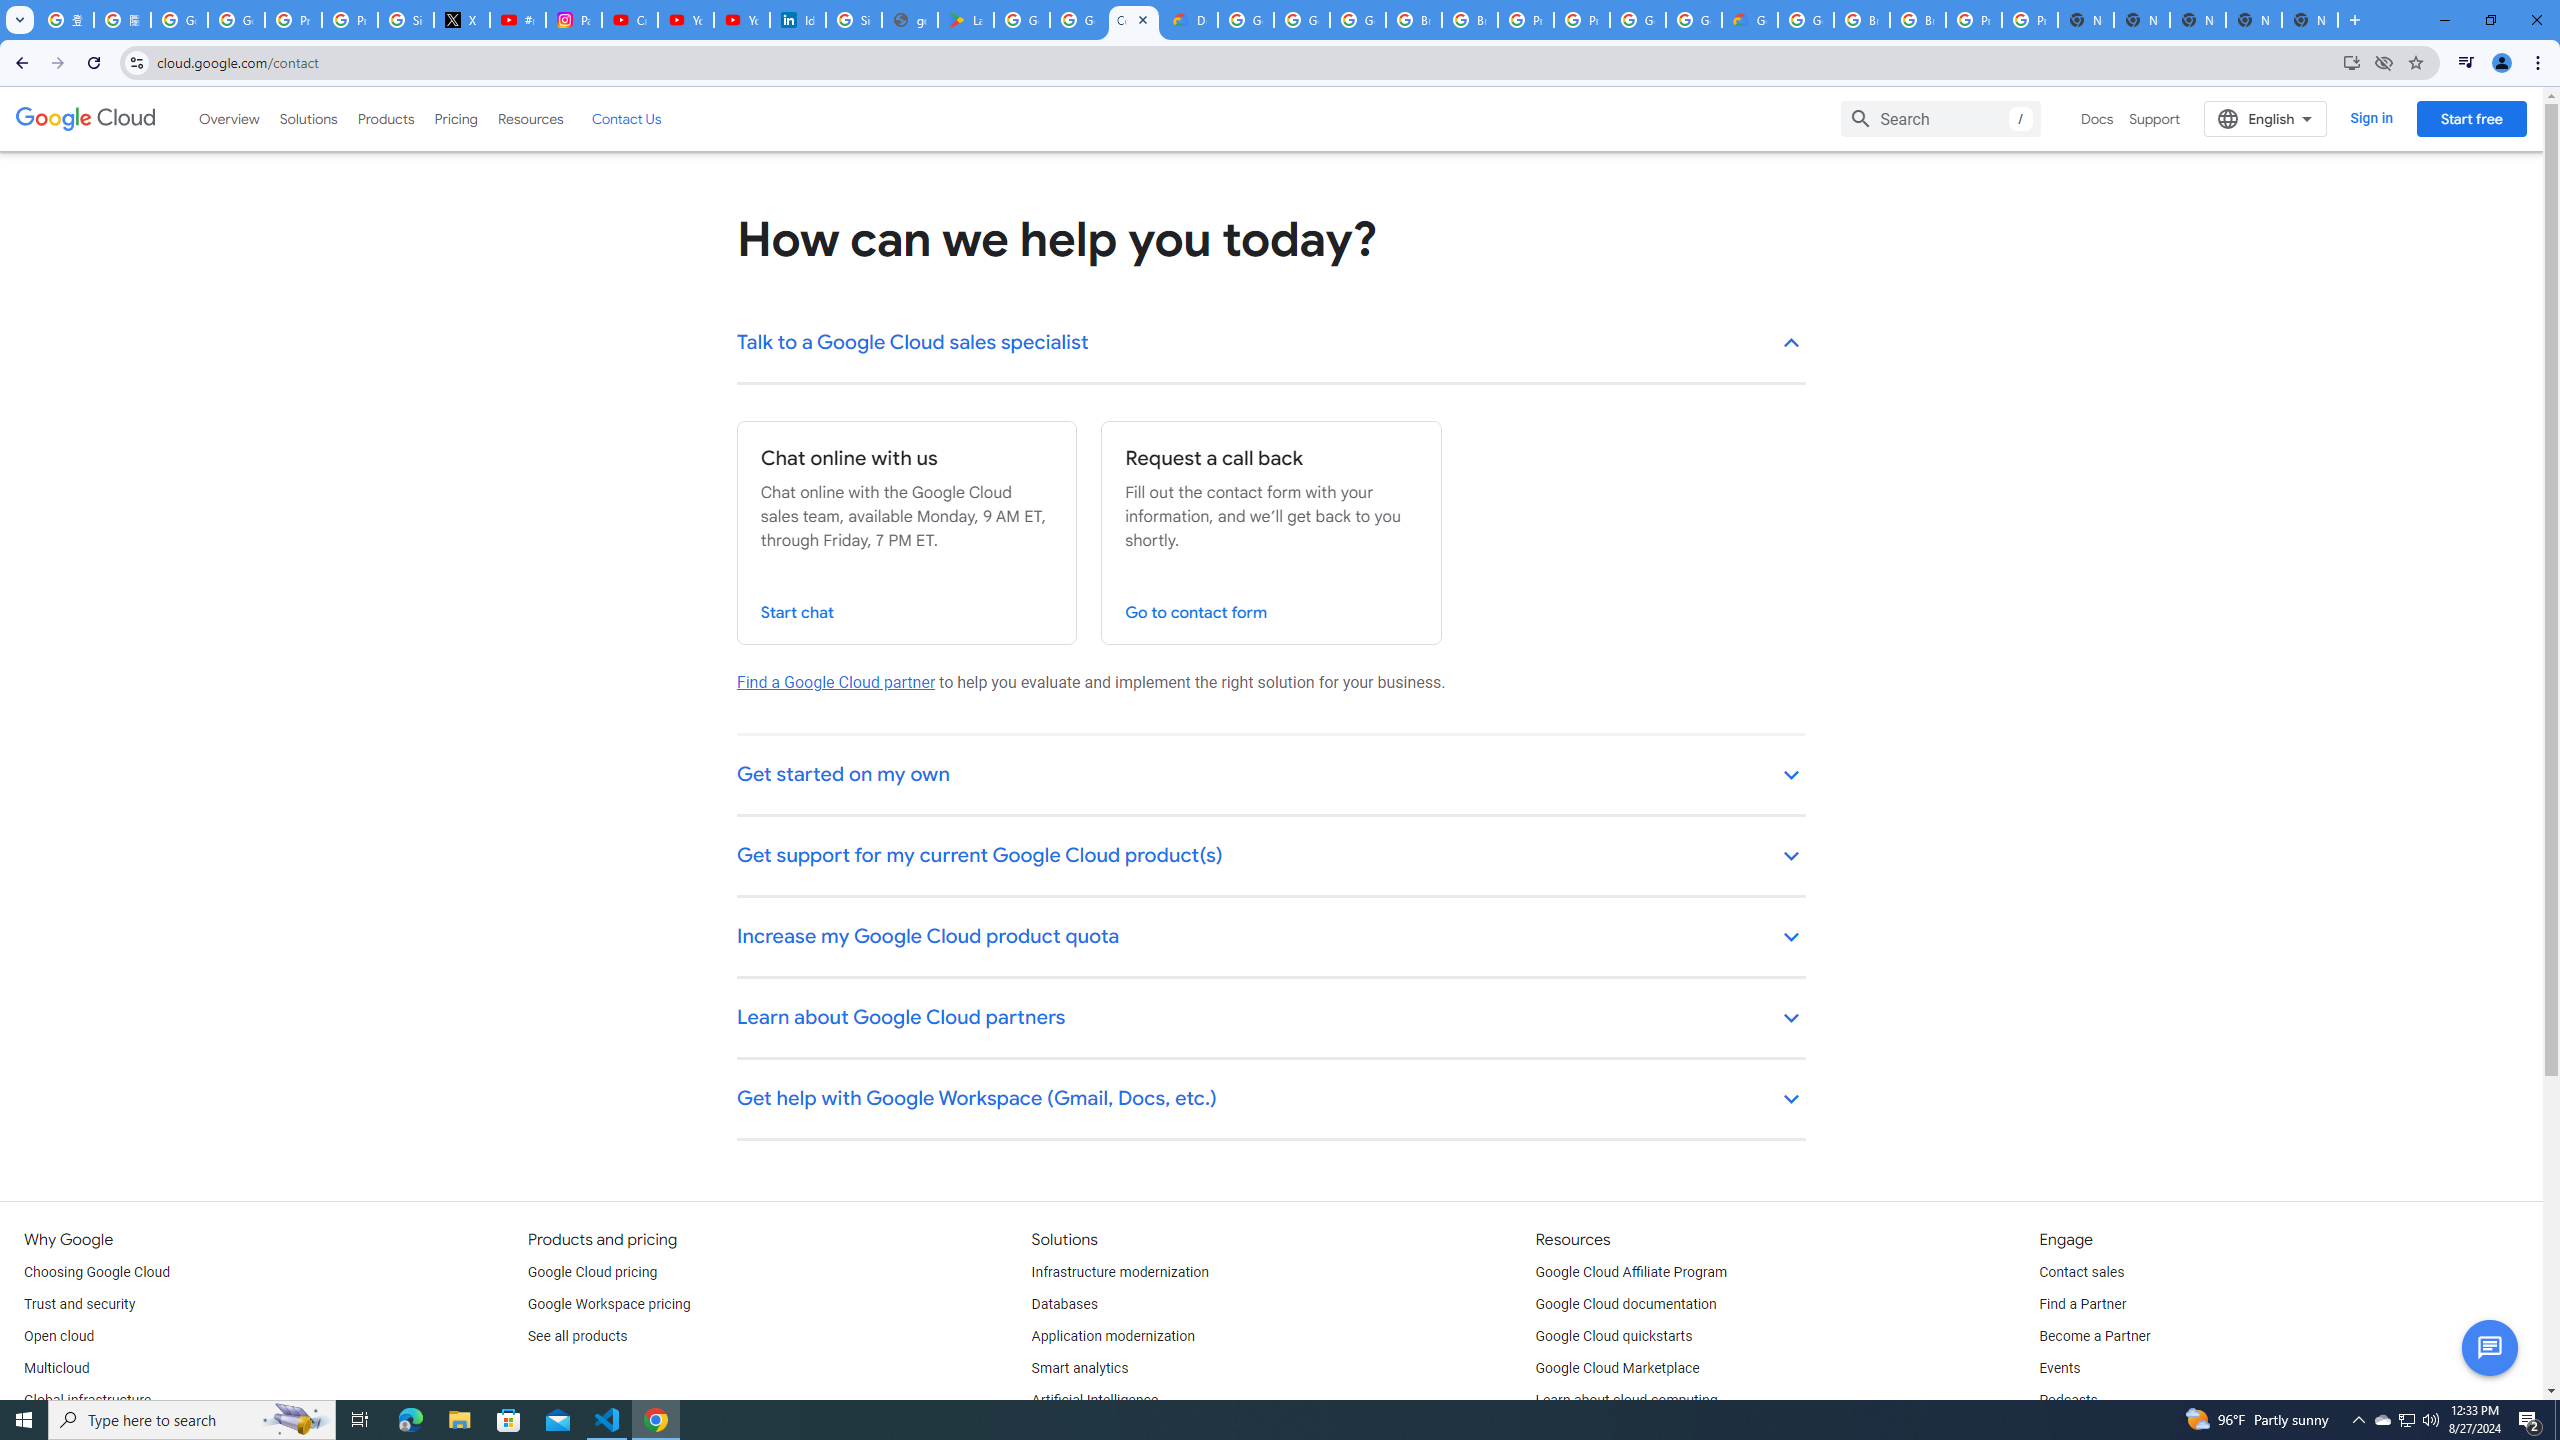 Image resolution: width=2560 pixels, height=1440 pixels. What do you see at coordinates (2094, 1336) in the screenshot?
I see `'Become a Partner'` at bounding box center [2094, 1336].